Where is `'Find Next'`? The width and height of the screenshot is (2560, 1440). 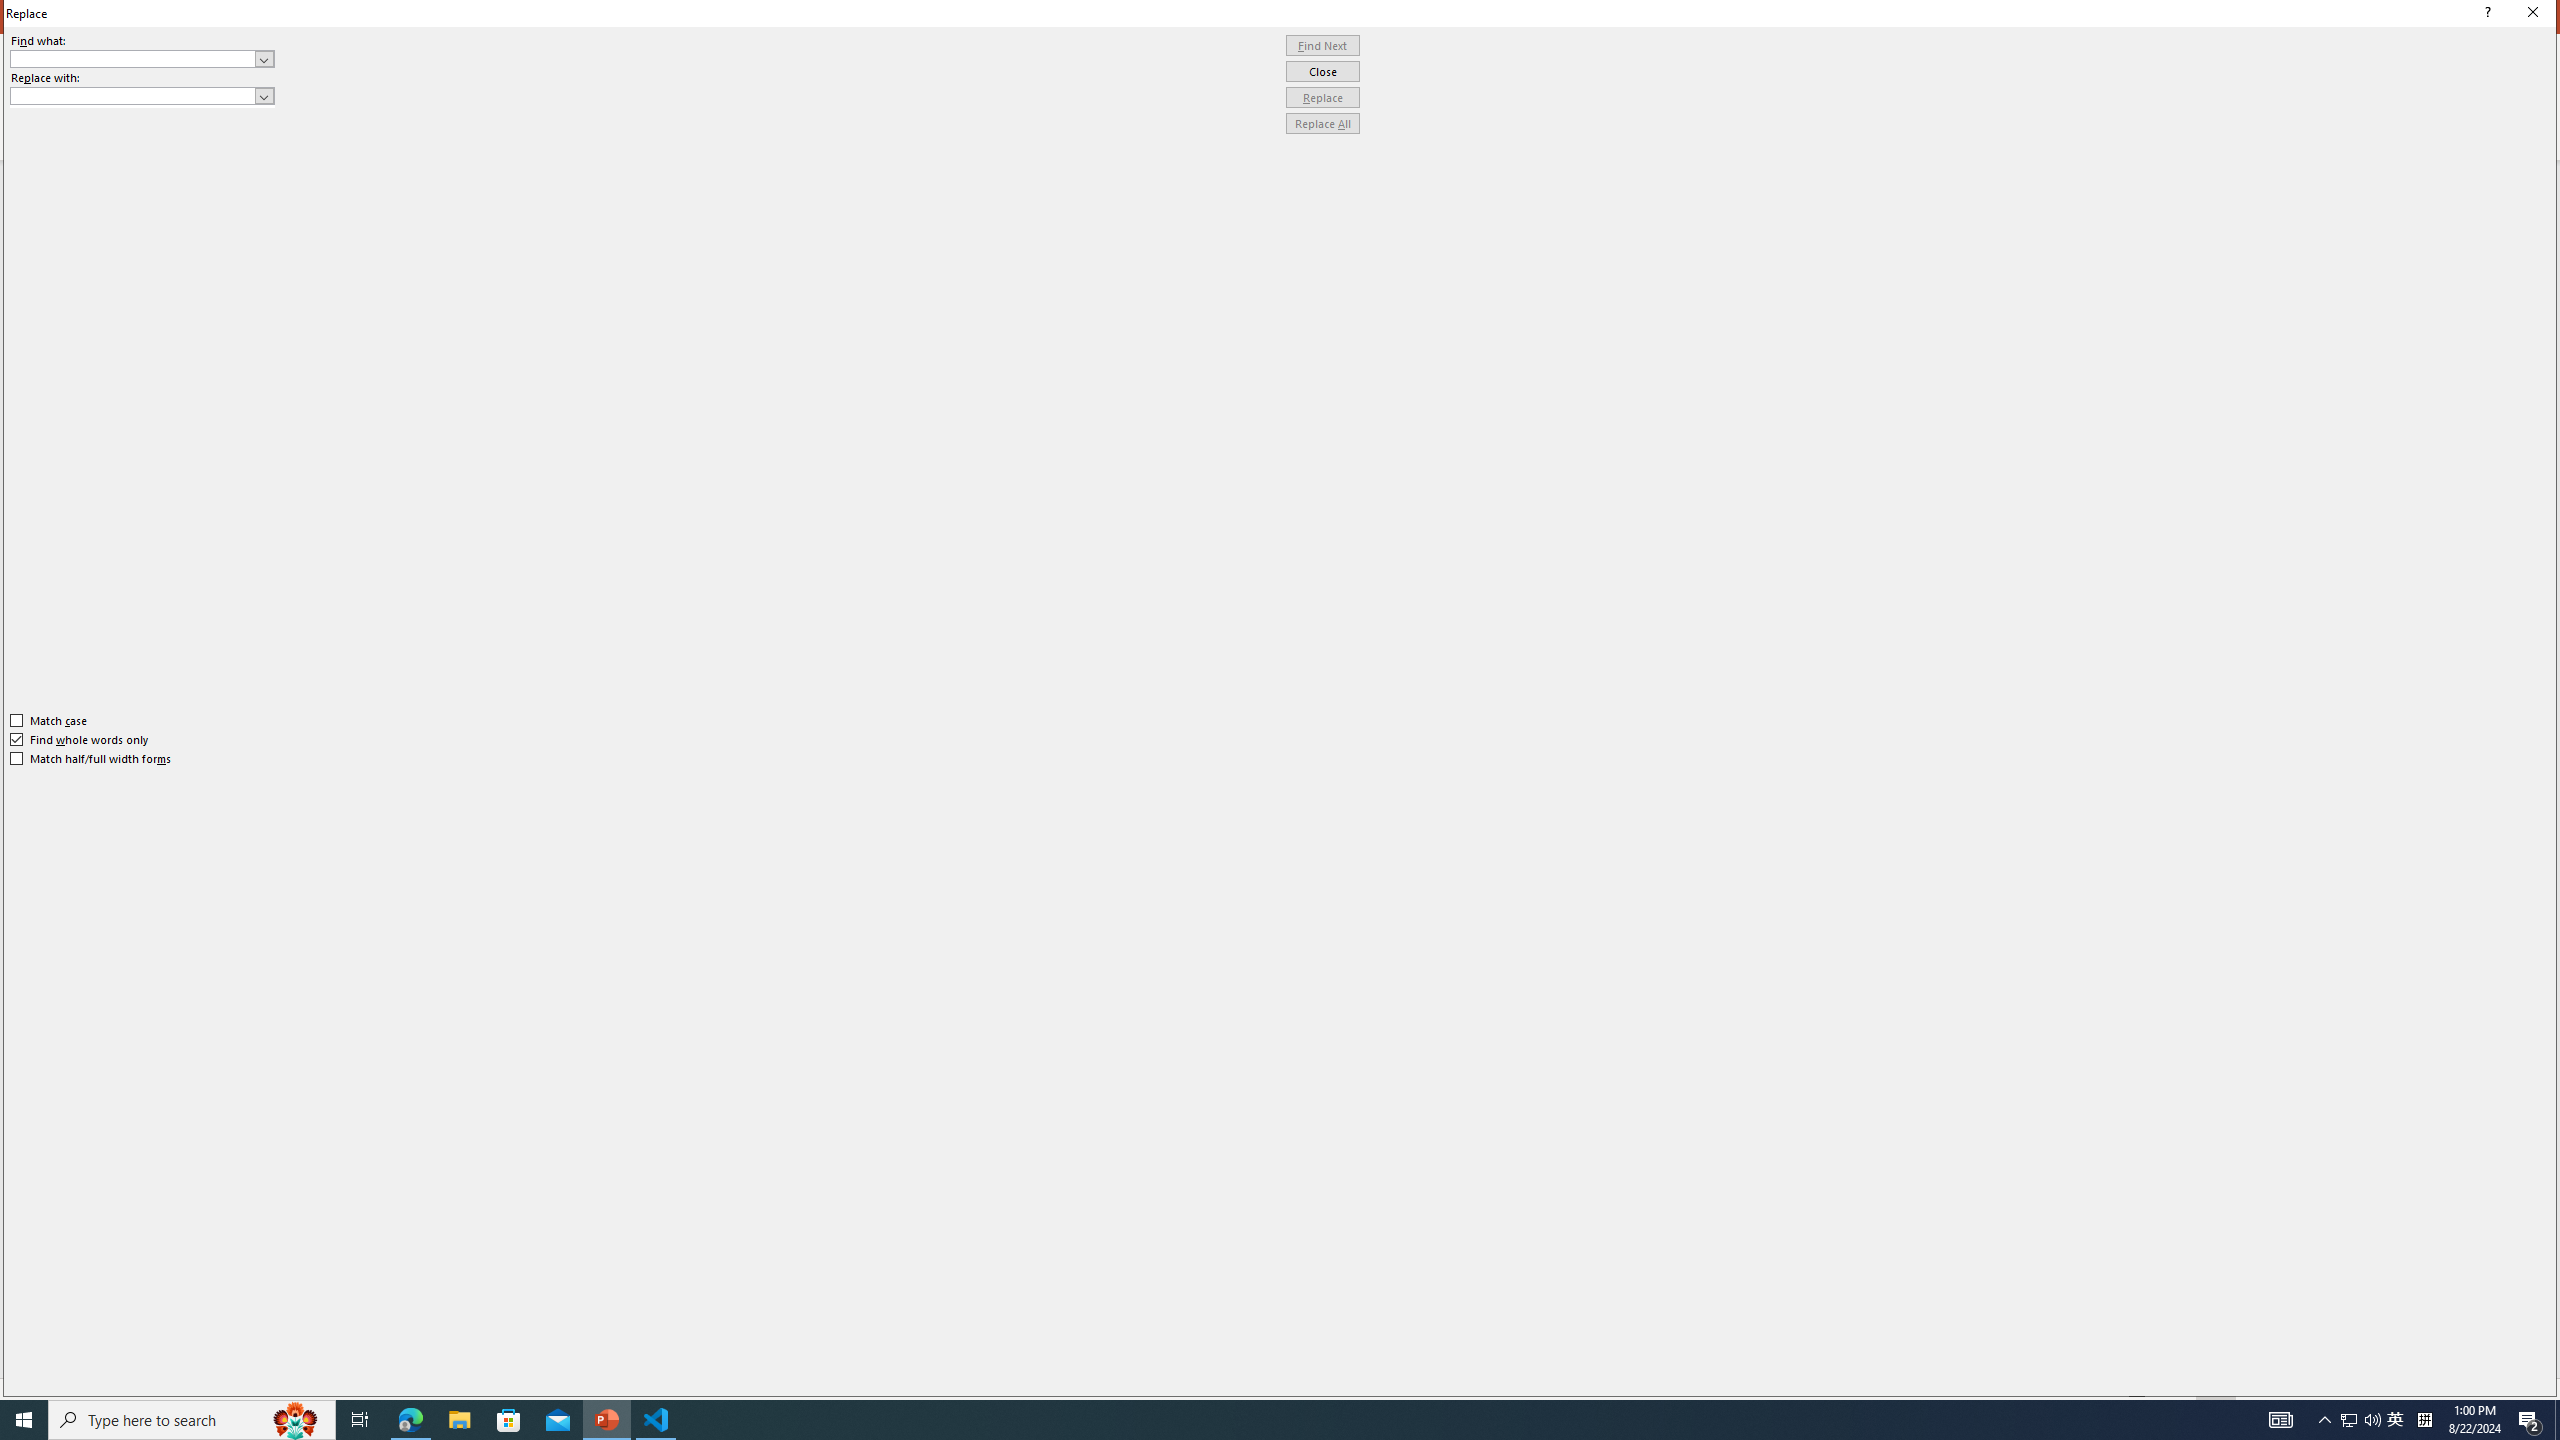 'Find Next' is located at coordinates (1322, 45).